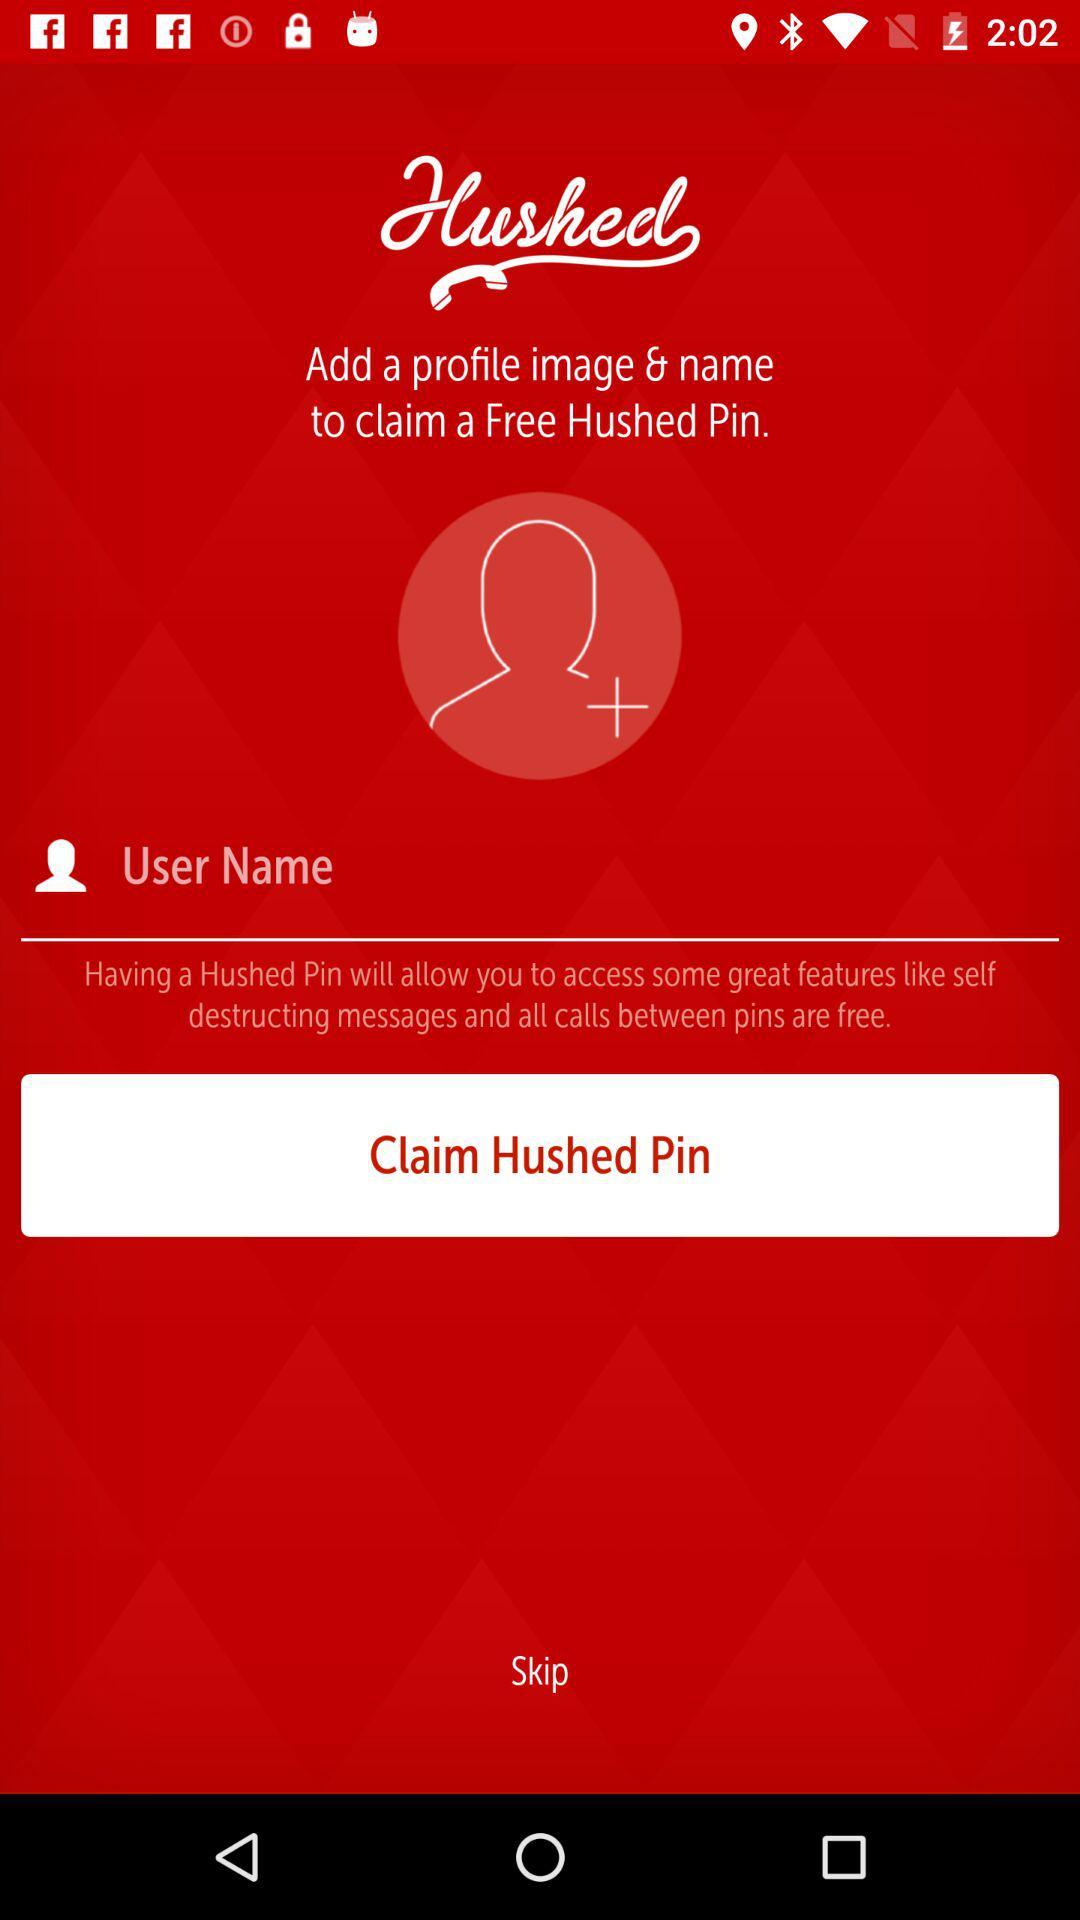  I want to click on username, so click(587, 865).